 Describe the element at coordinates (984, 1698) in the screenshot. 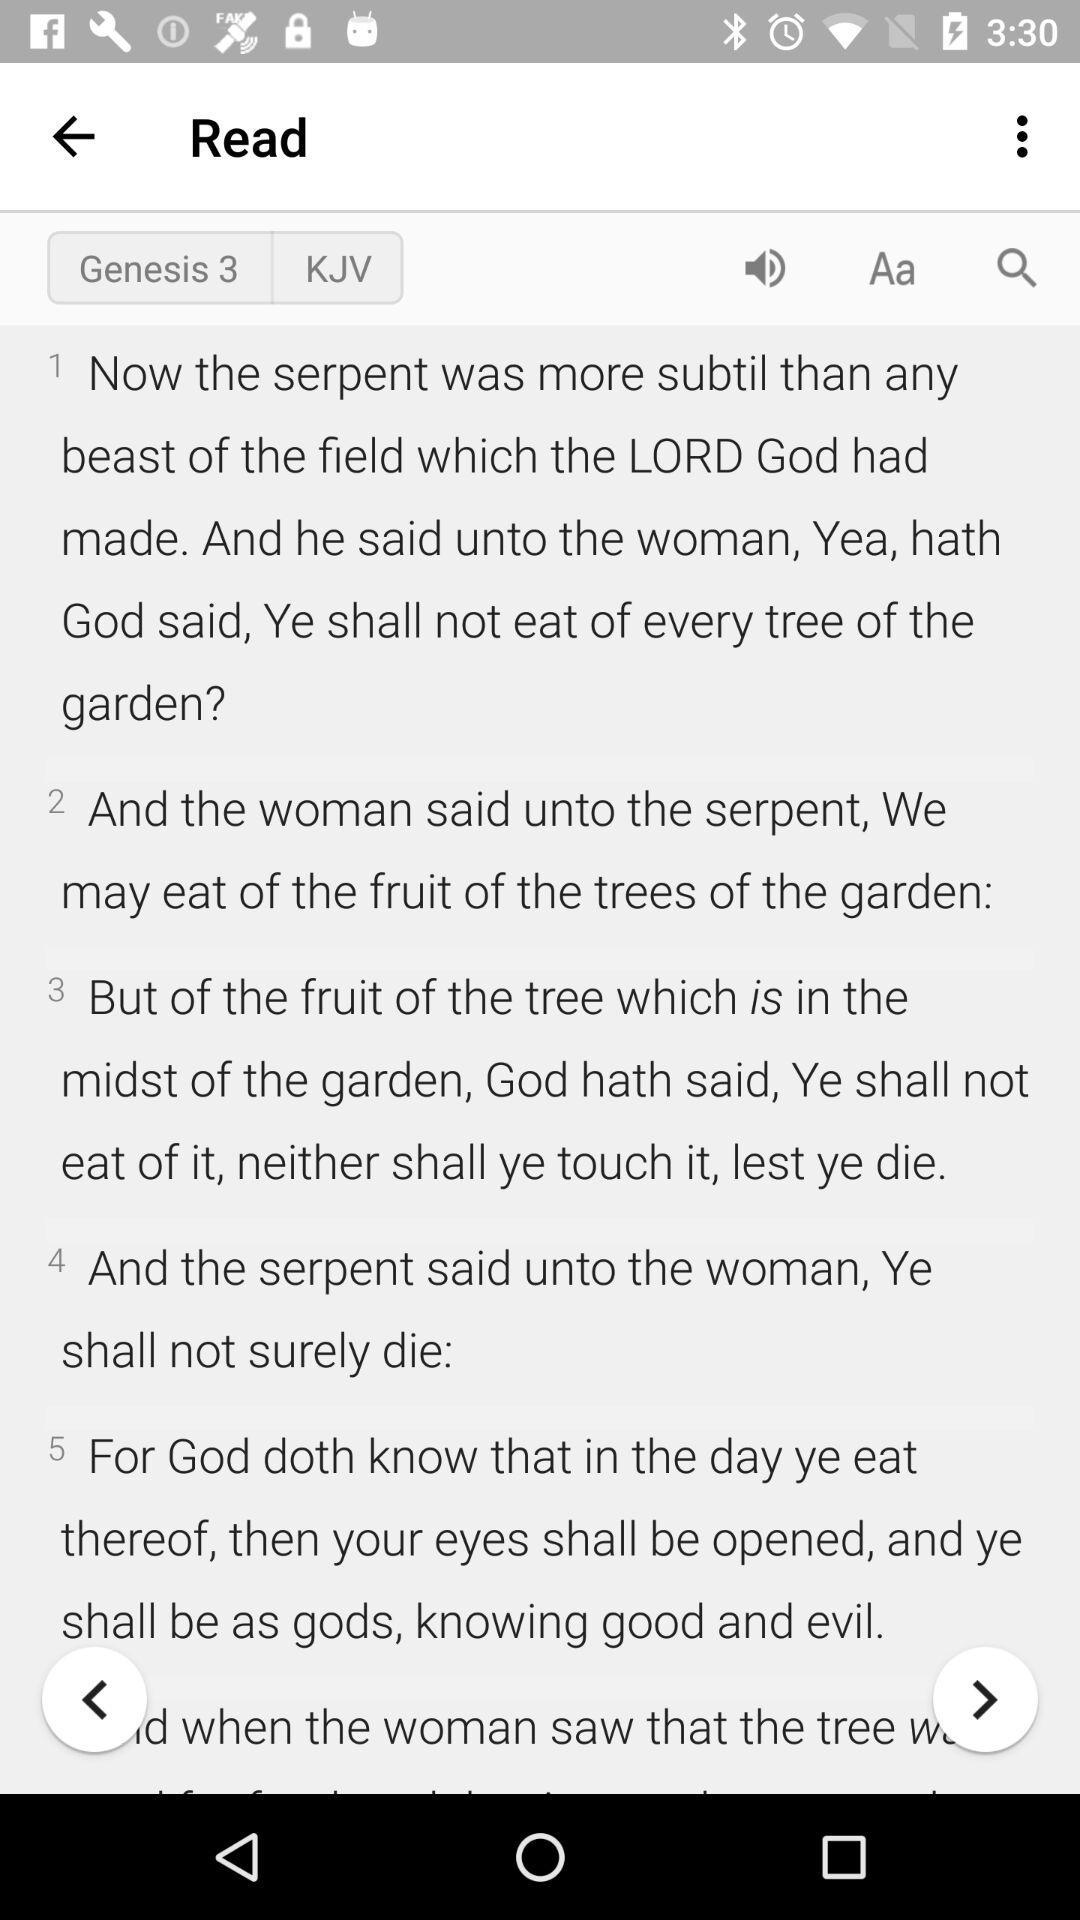

I see `item below 4 and the icon` at that location.